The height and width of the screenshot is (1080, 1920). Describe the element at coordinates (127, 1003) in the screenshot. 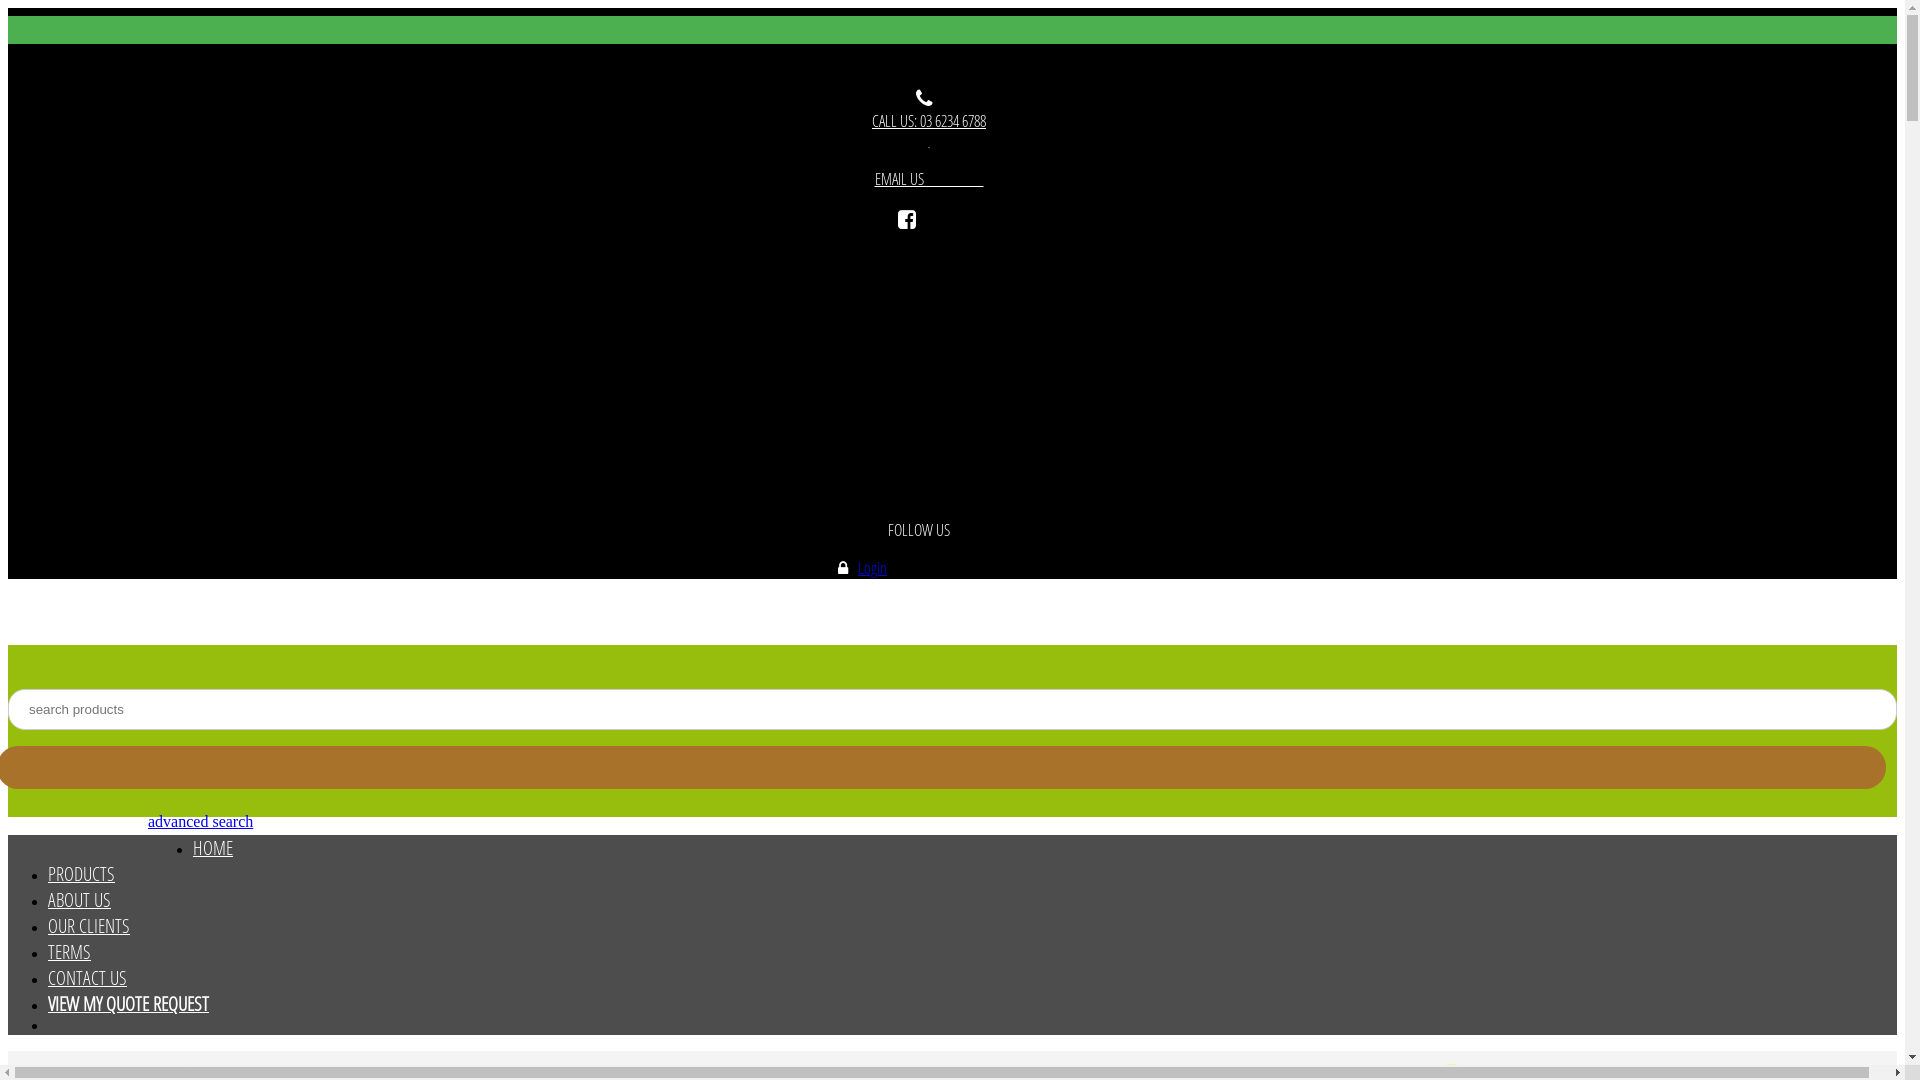

I see `'VIEW MY QUOTE REQUEST'` at that location.